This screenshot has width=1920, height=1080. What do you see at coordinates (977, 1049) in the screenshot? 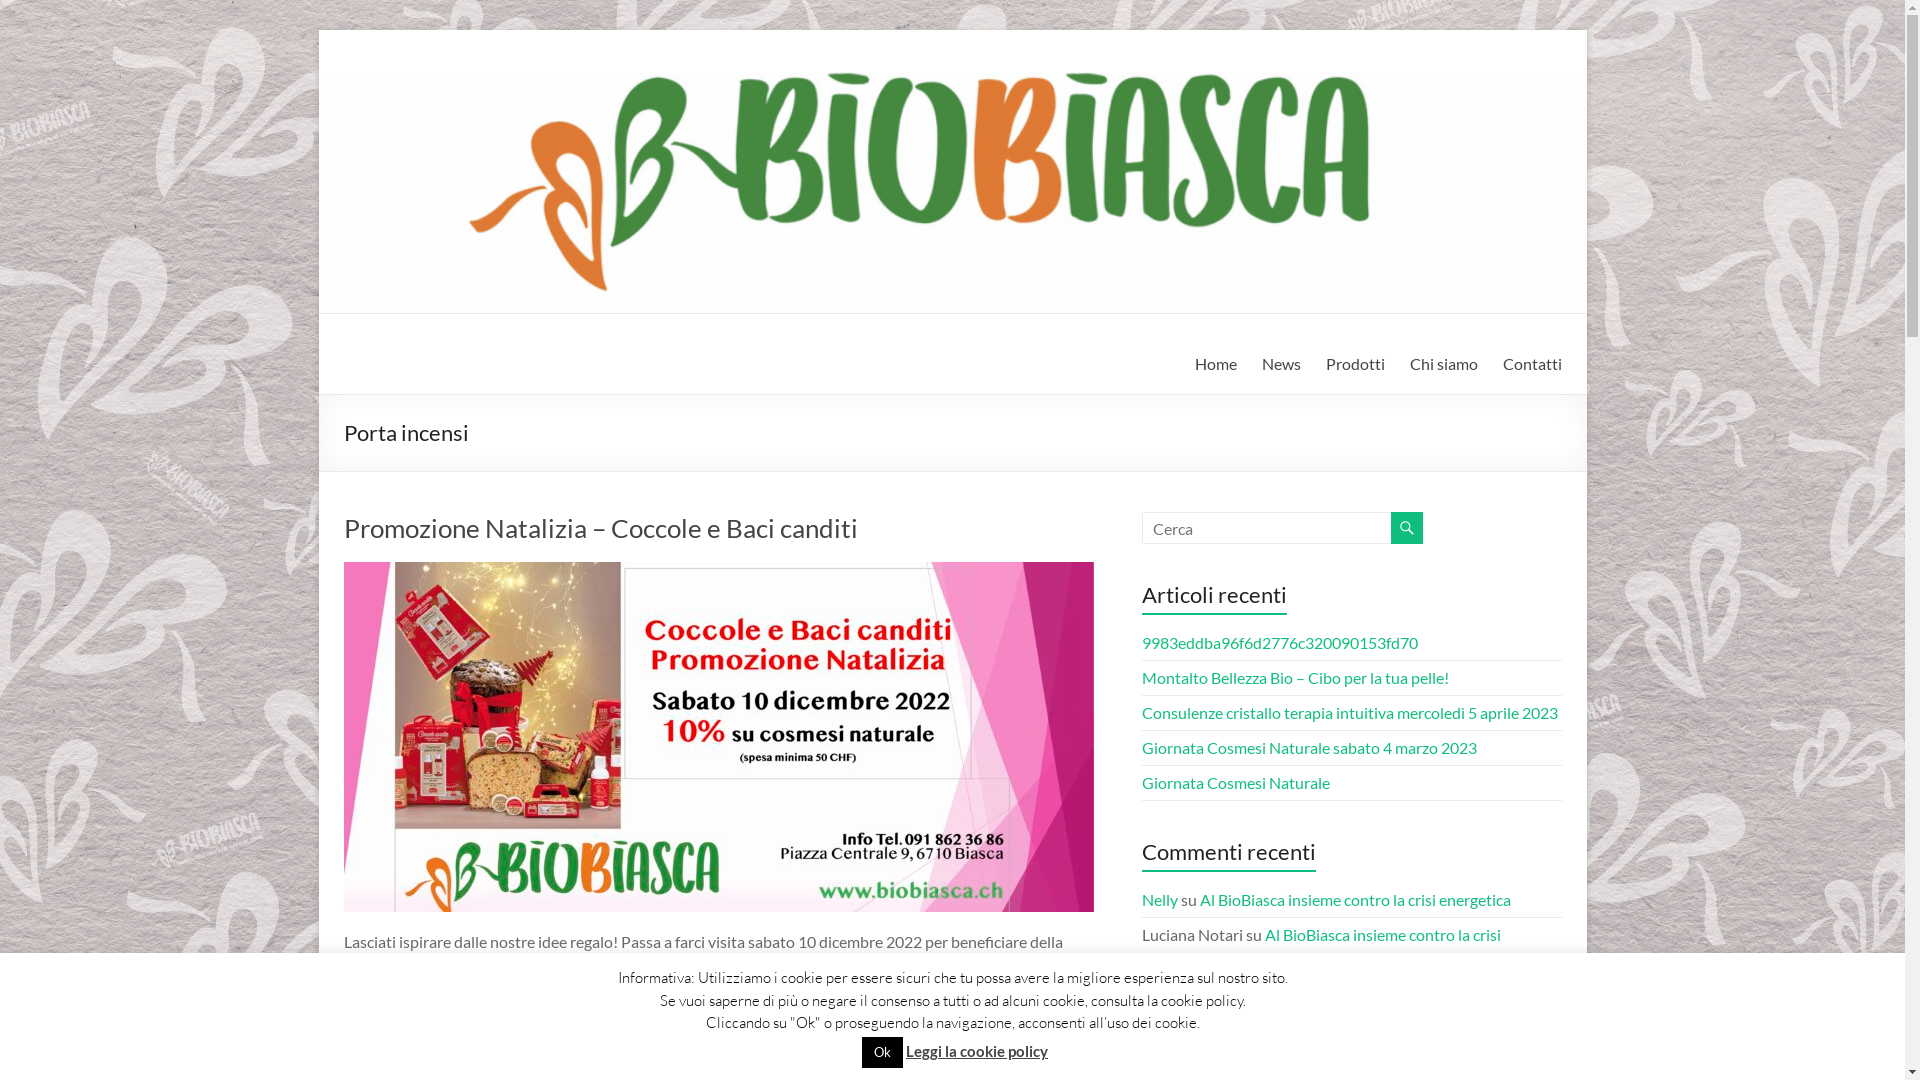
I see `'Leggi la cookie policy'` at bounding box center [977, 1049].